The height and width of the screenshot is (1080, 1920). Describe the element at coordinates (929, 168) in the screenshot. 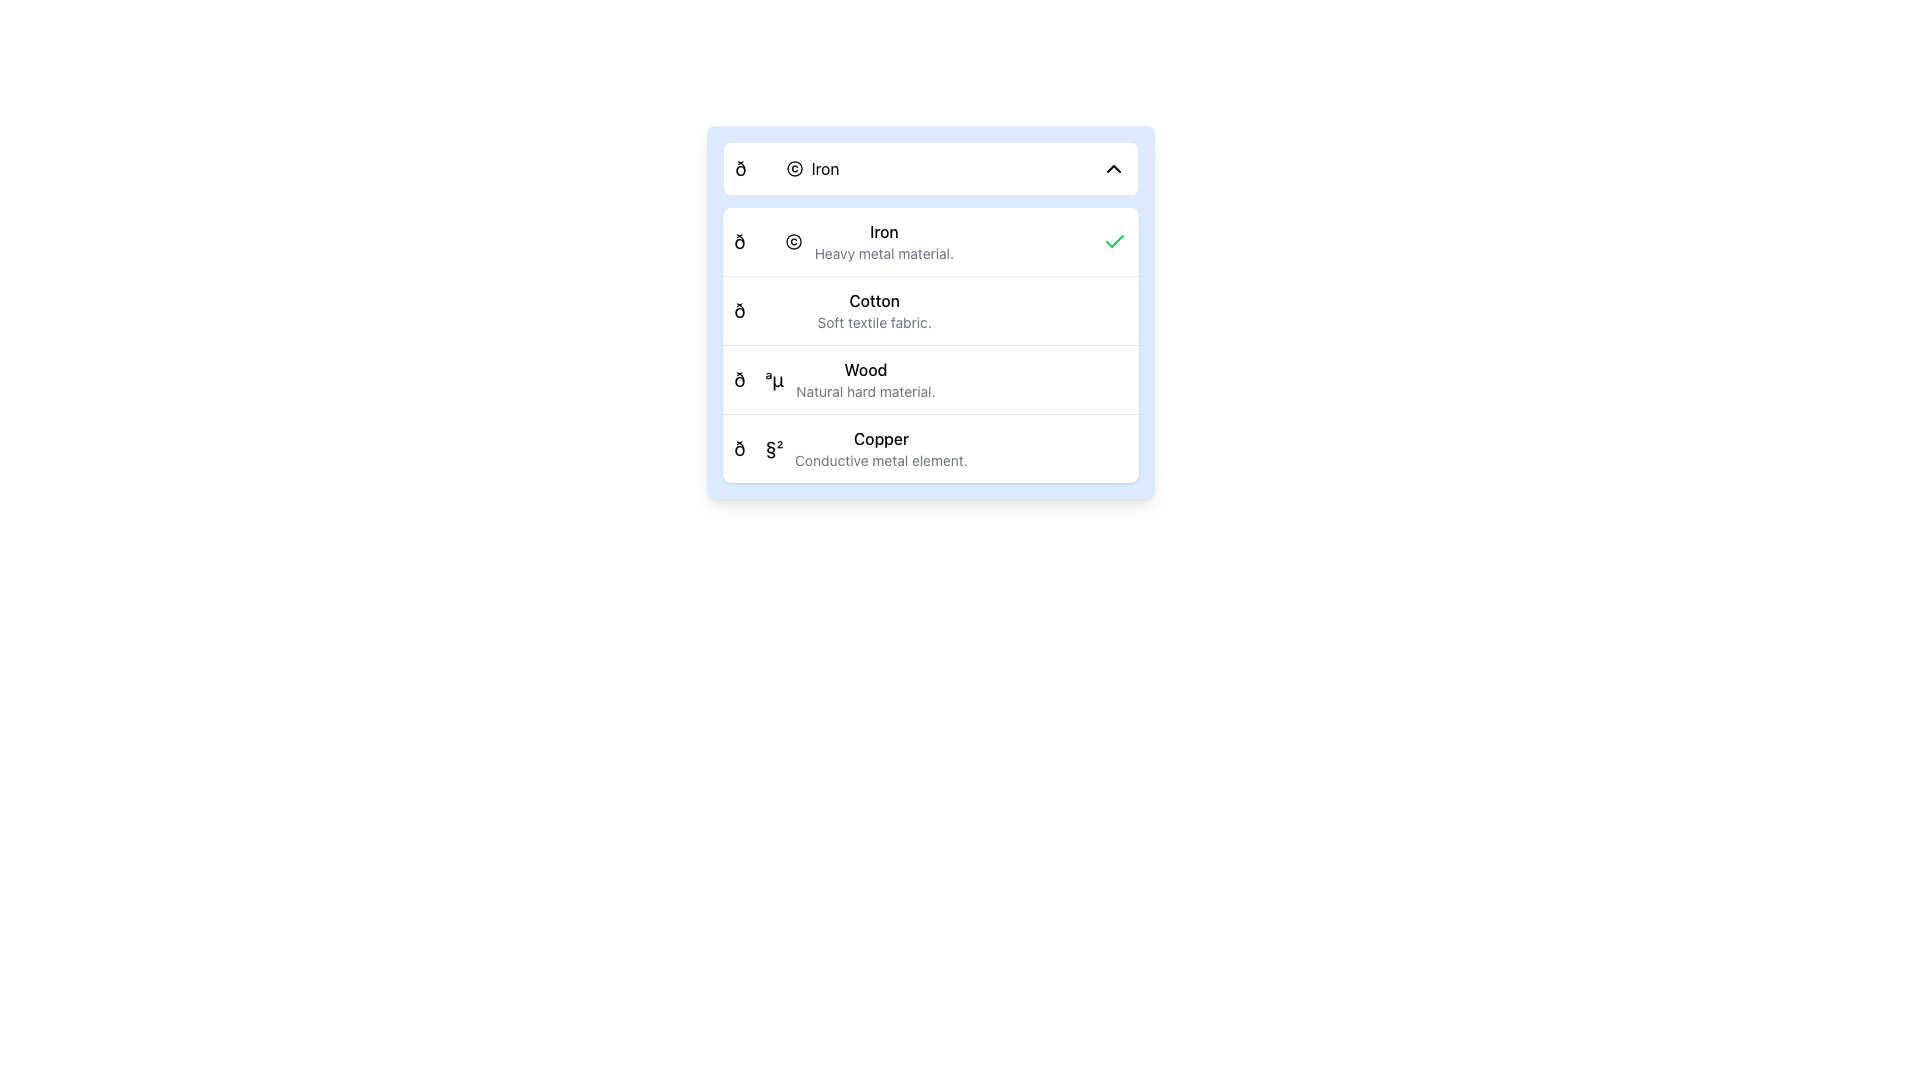

I see `the Drop-down Menu Header labeled 'Iron' for keyboard navigation` at that location.